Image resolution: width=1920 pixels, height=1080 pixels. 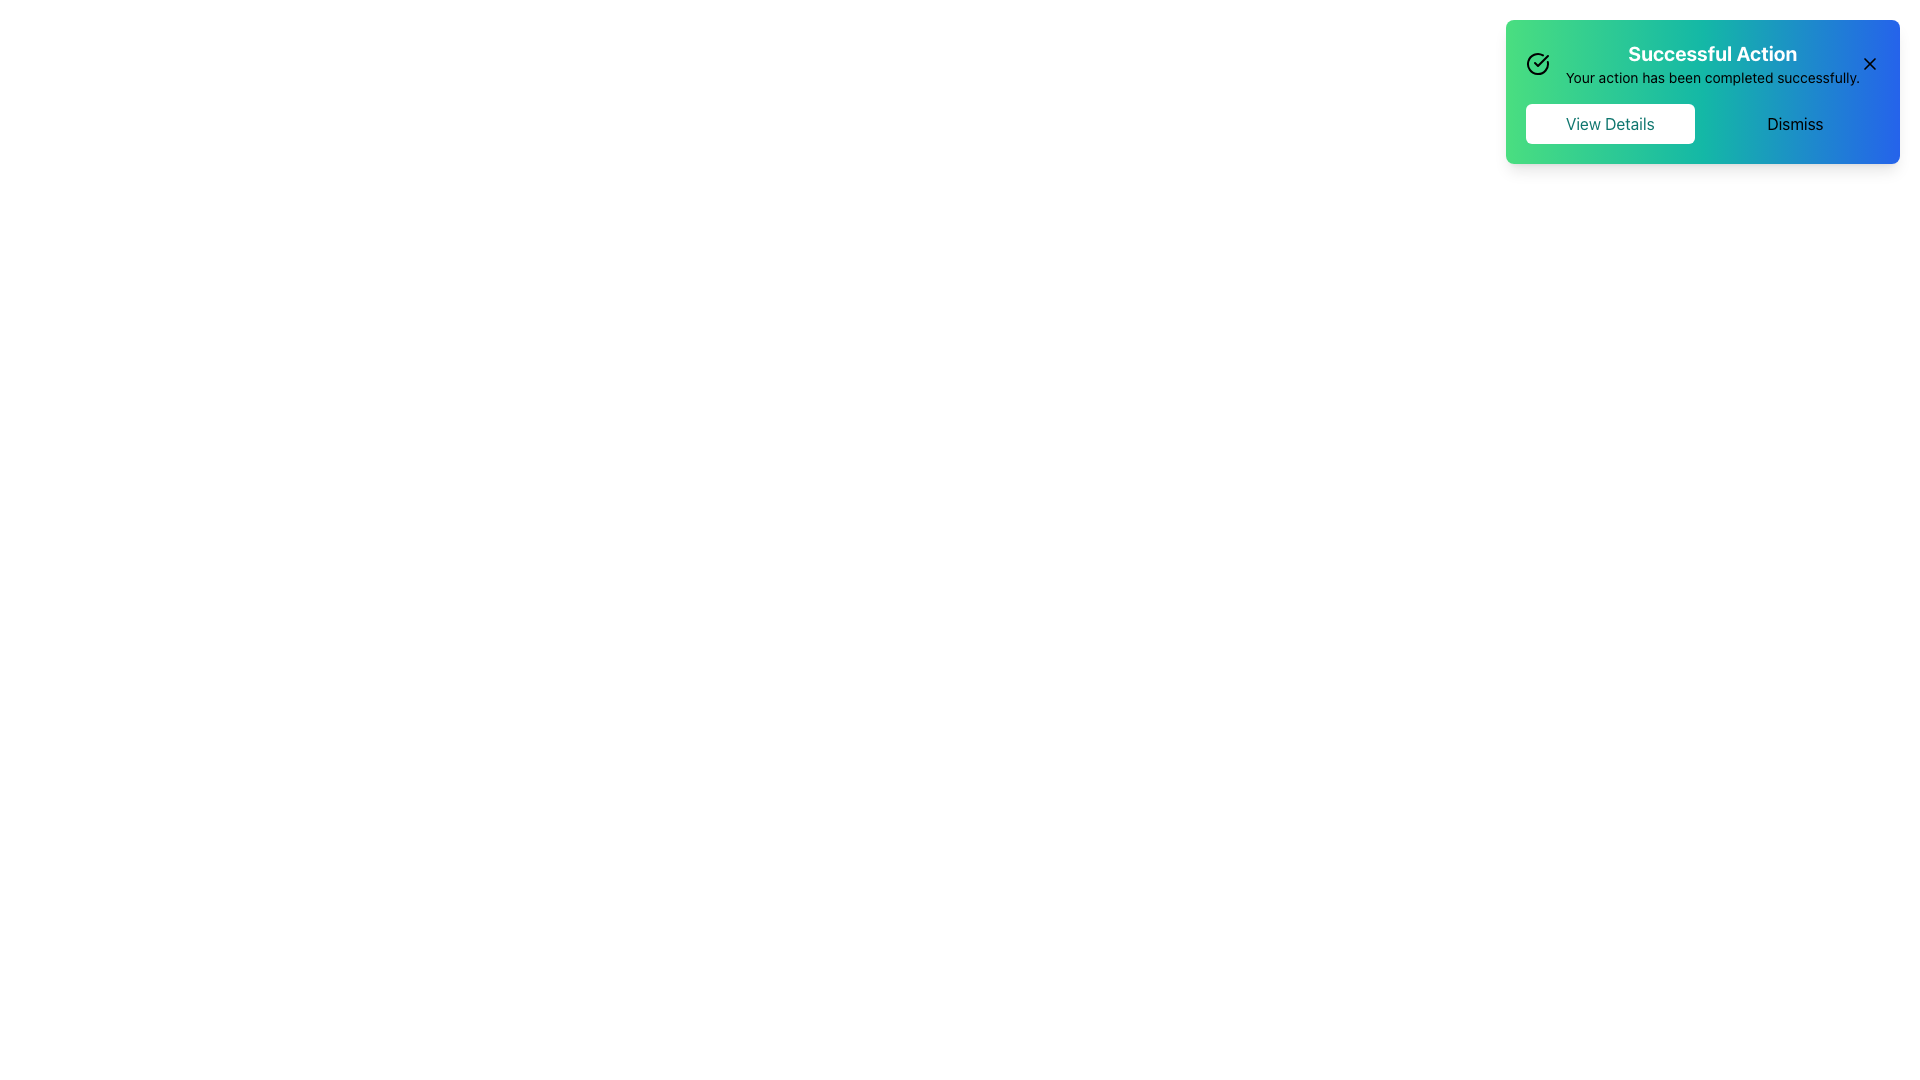 What do you see at coordinates (1711, 63) in the screenshot?
I see `confirmation message displayed in the large text block located within the notification card in the upper-right corner of the page` at bounding box center [1711, 63].